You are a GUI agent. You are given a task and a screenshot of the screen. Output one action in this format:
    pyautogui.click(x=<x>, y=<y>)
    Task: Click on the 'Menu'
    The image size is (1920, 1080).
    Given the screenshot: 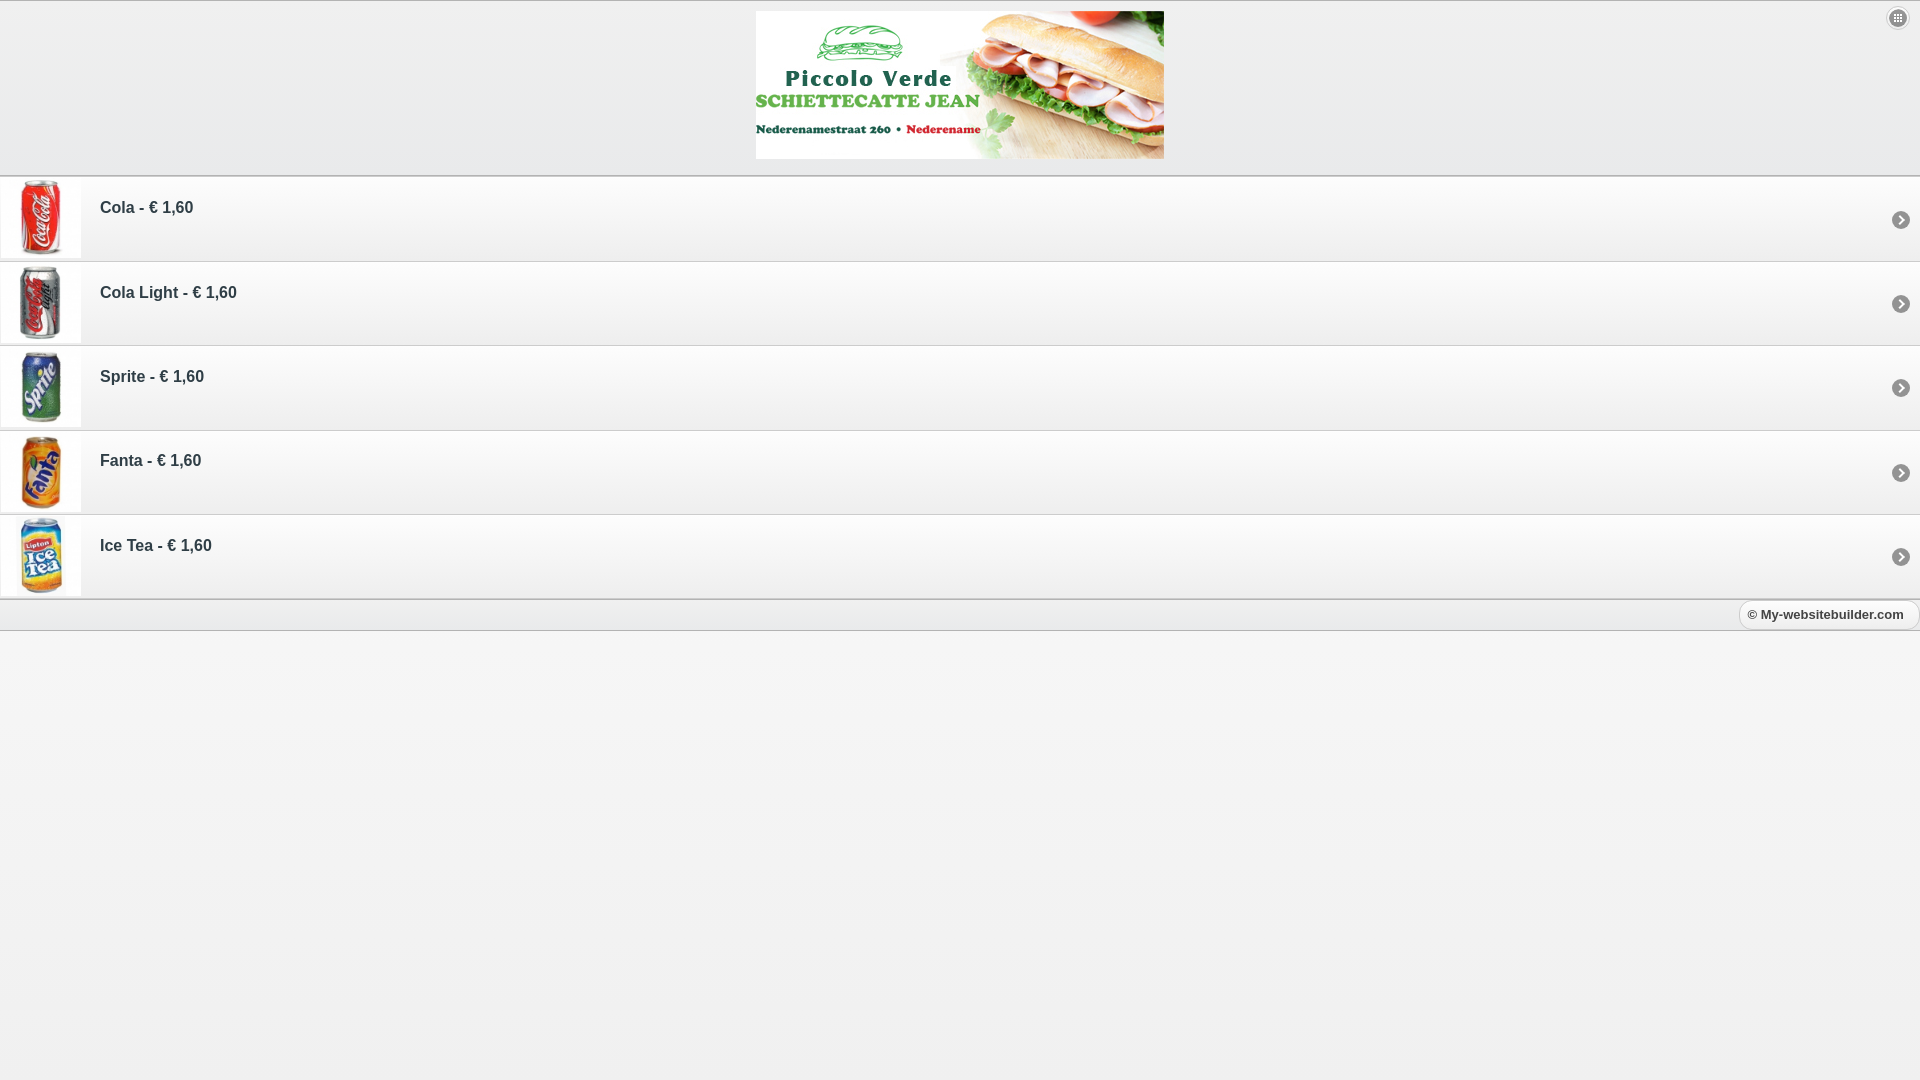 What is the action you would take?
    pyautogui.click(x=1896, y=18)
    